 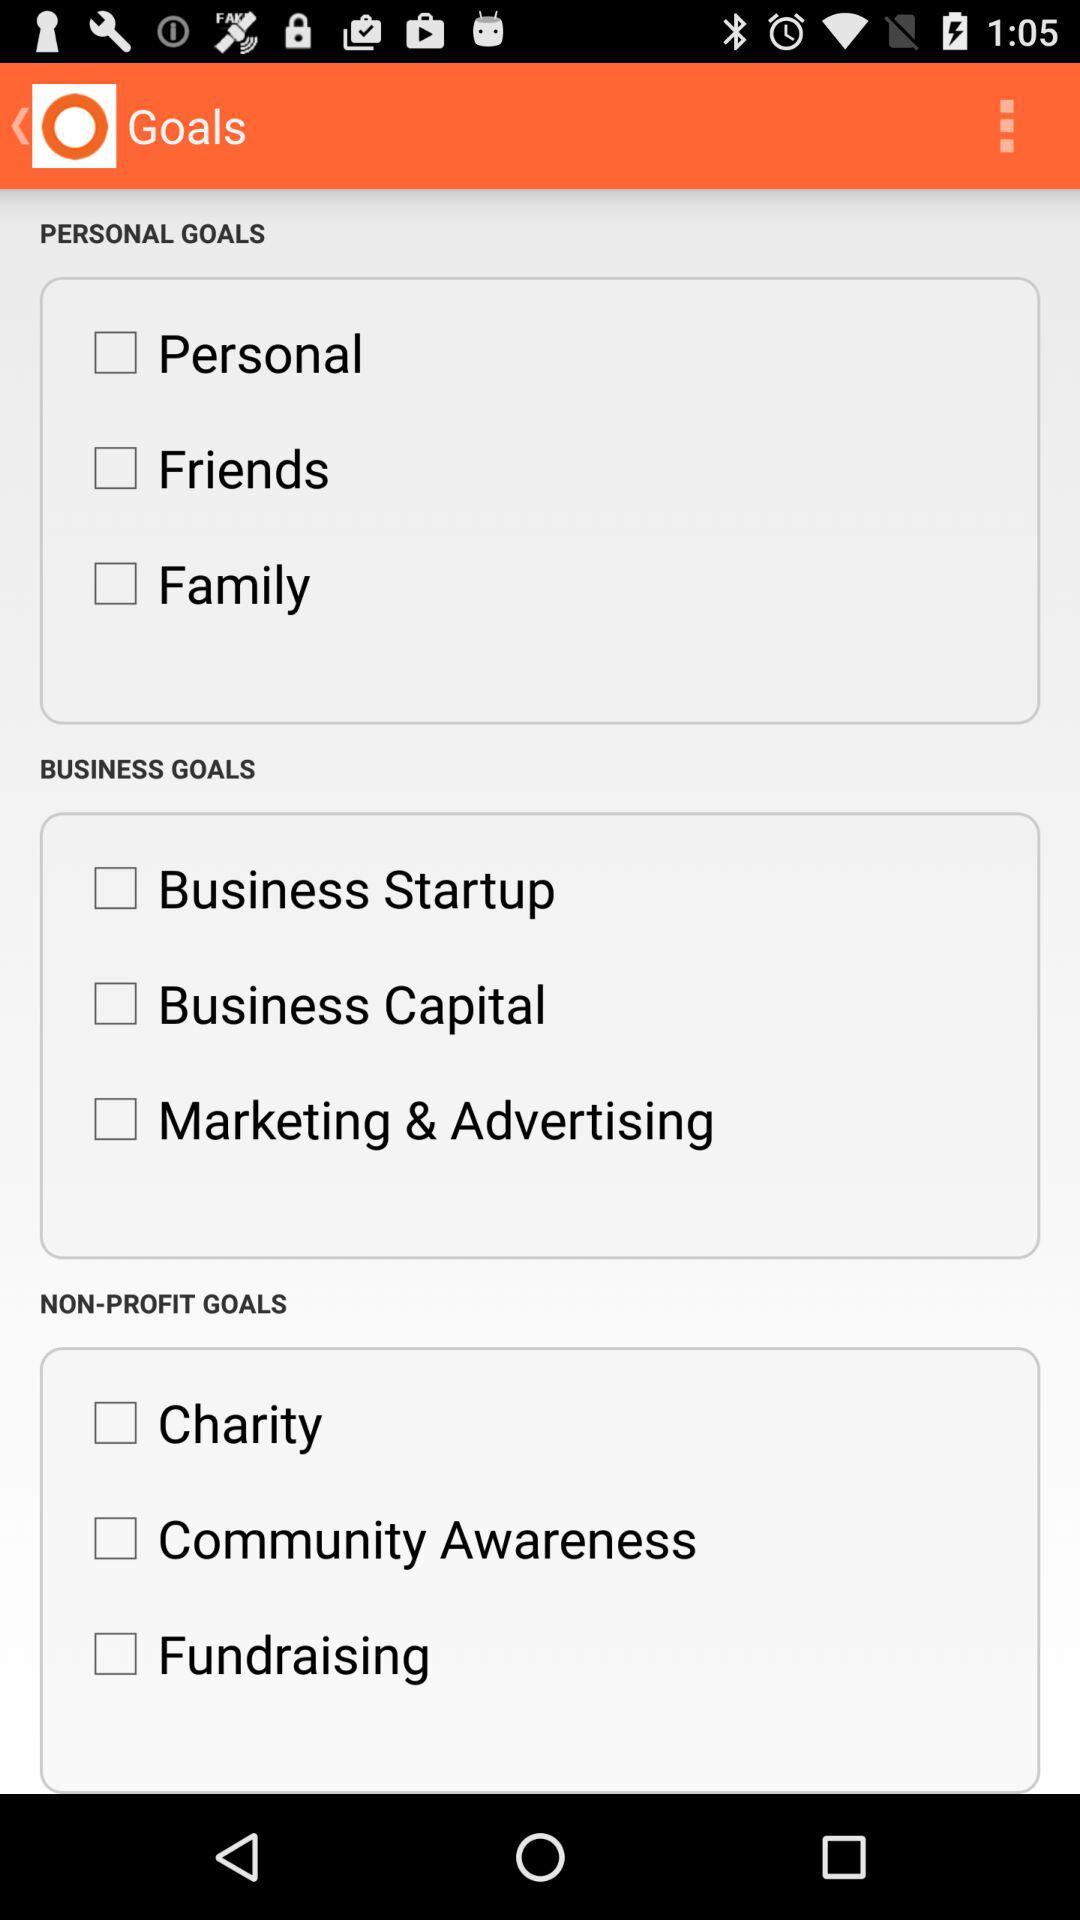 I want to click on icon above the marketing & advertising item, so click(x=310, y=1003).